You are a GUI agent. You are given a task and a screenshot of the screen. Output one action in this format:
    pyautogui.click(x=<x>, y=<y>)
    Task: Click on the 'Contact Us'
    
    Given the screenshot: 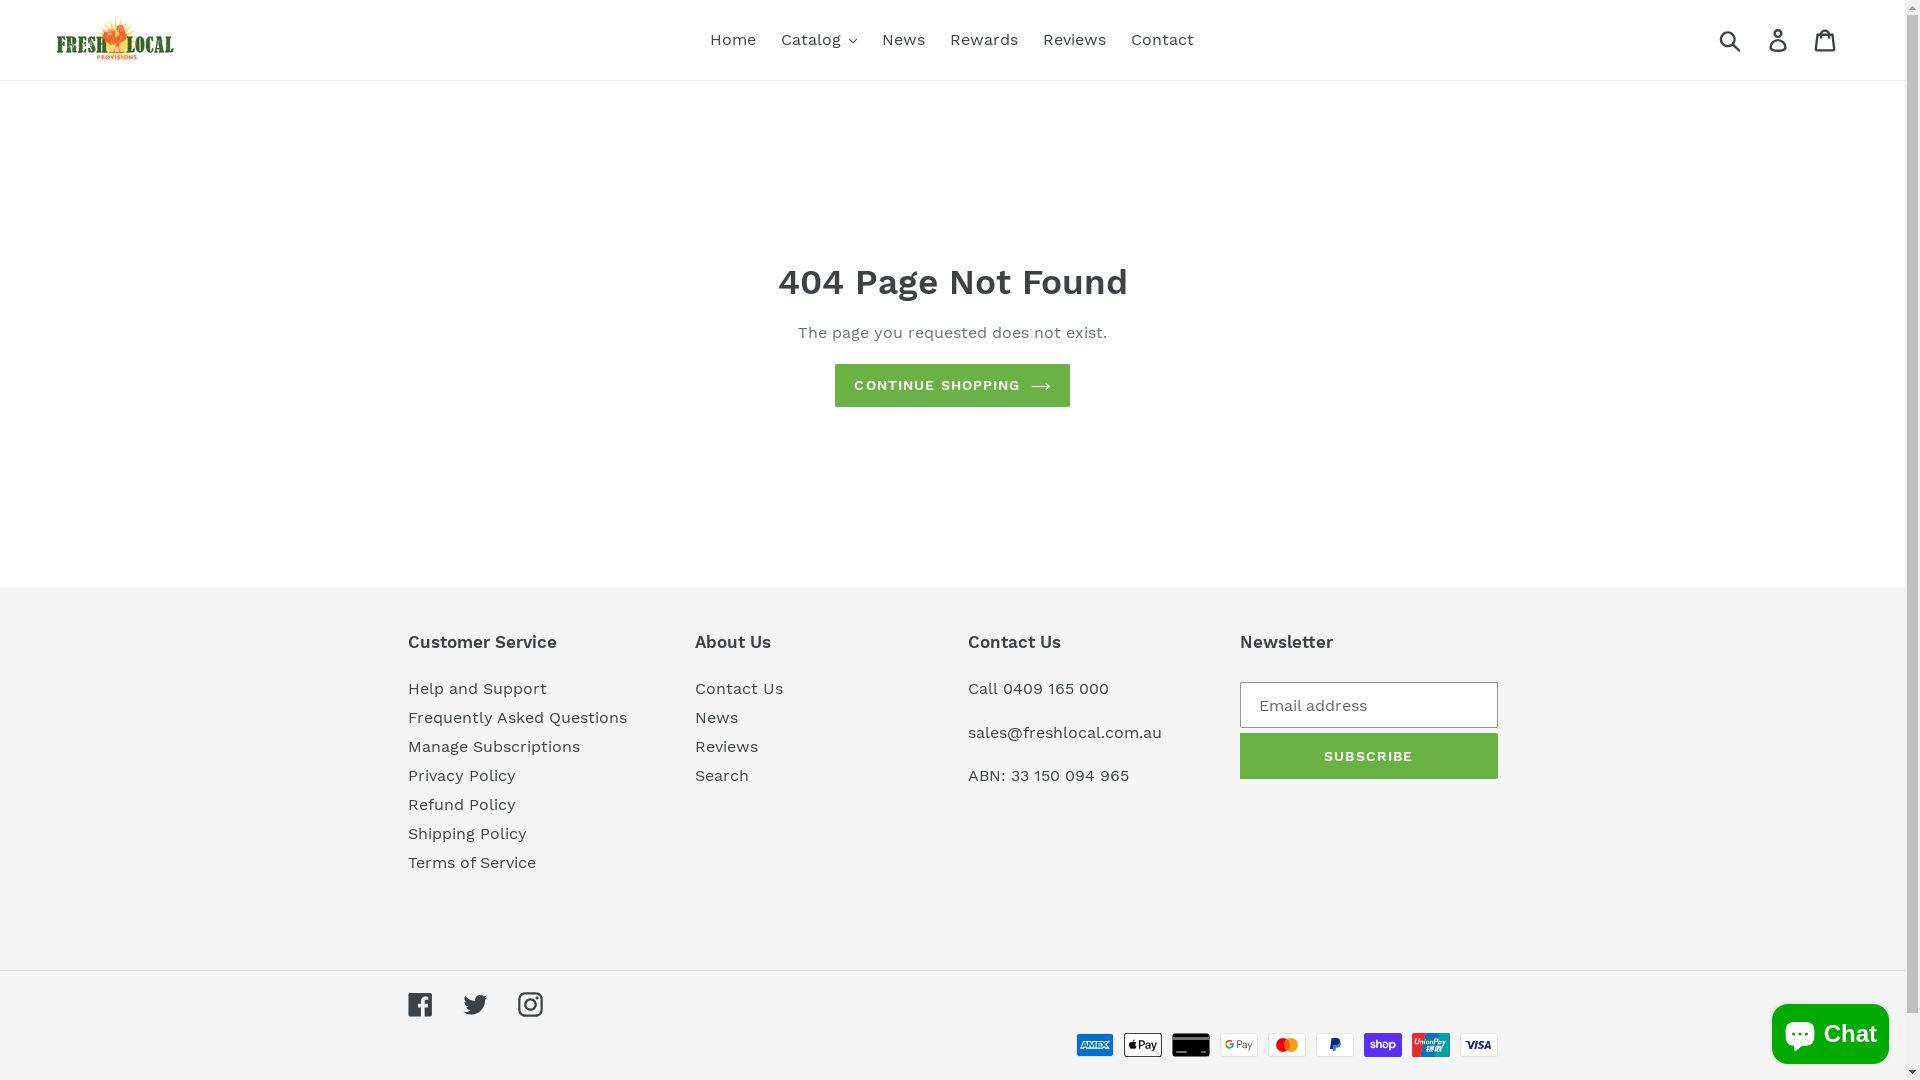 What is the action you would take?
    pyautogui.click(x=738, y=687)
    